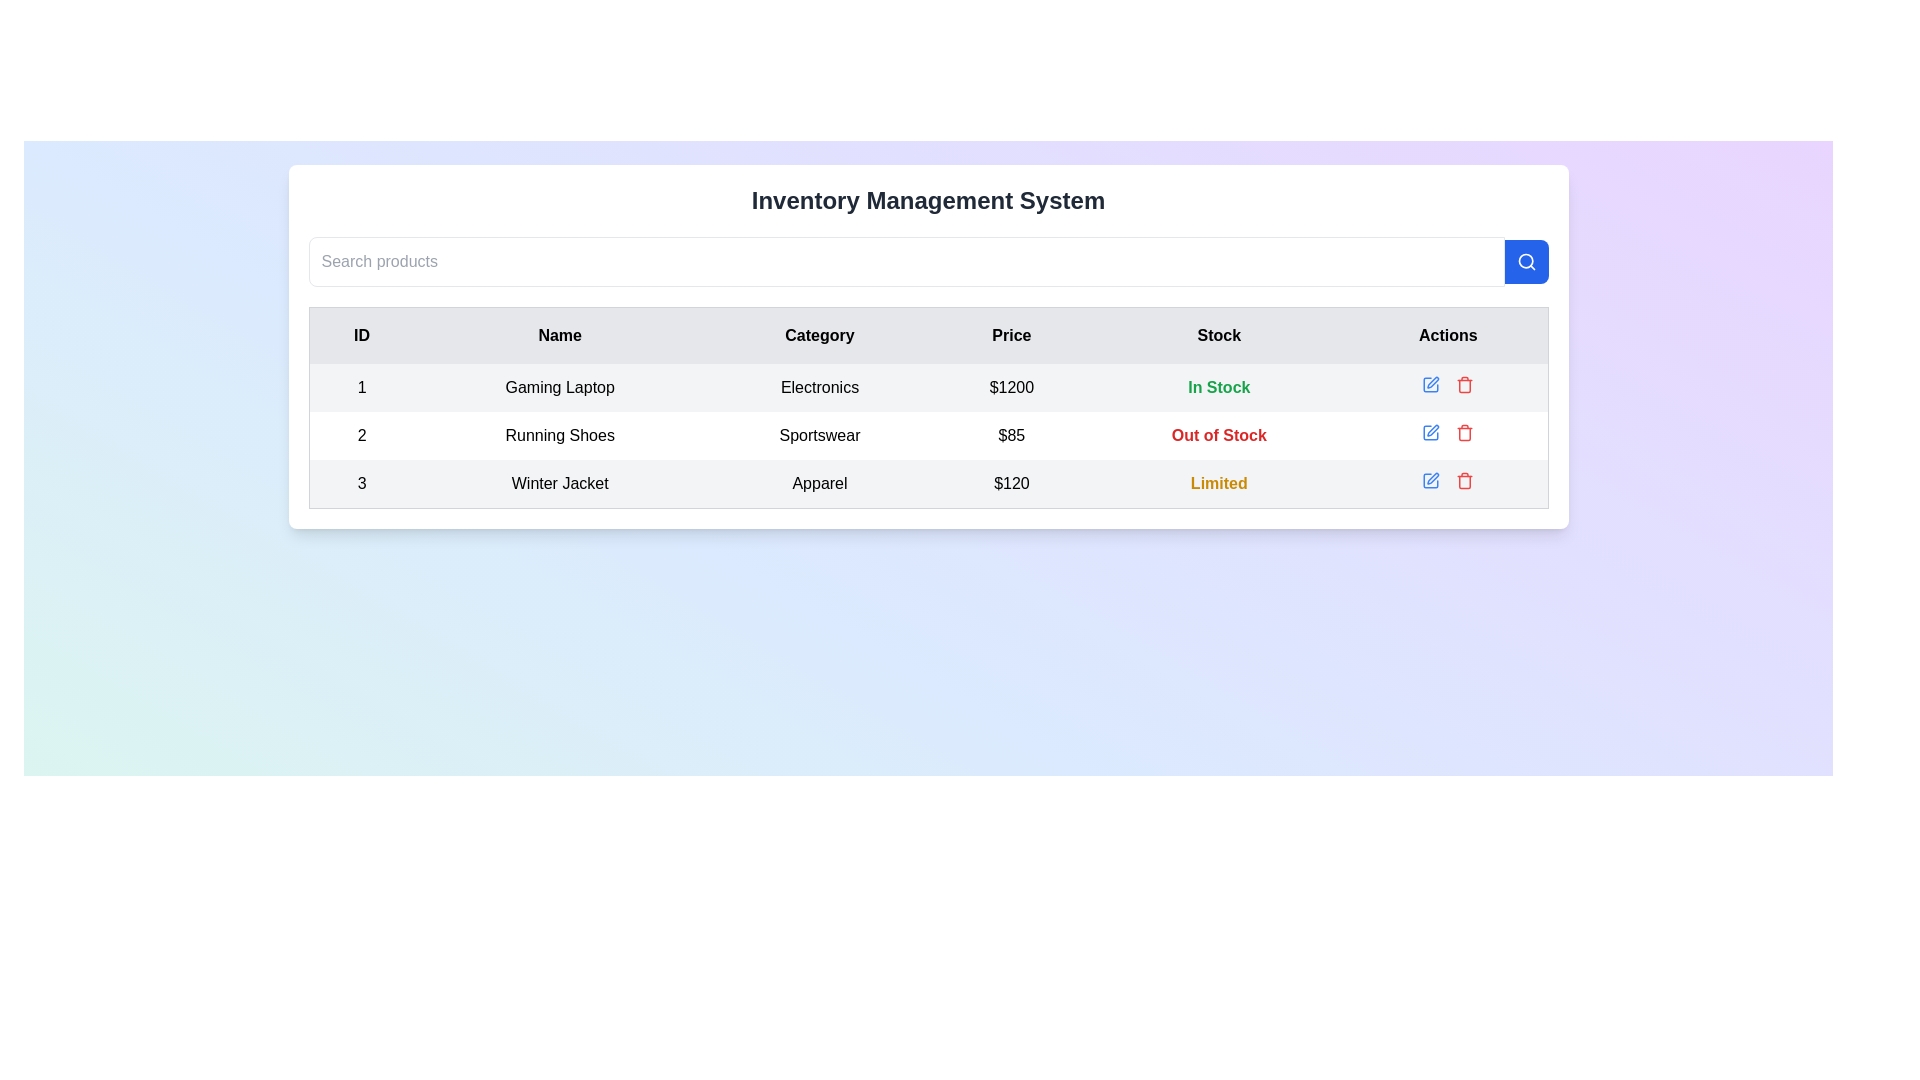 This screenshot has width=1920, height=1080. I want to click on the static text element '2' located in the first cell of the second row under the 'ID' column of the table, so click(361, 434).